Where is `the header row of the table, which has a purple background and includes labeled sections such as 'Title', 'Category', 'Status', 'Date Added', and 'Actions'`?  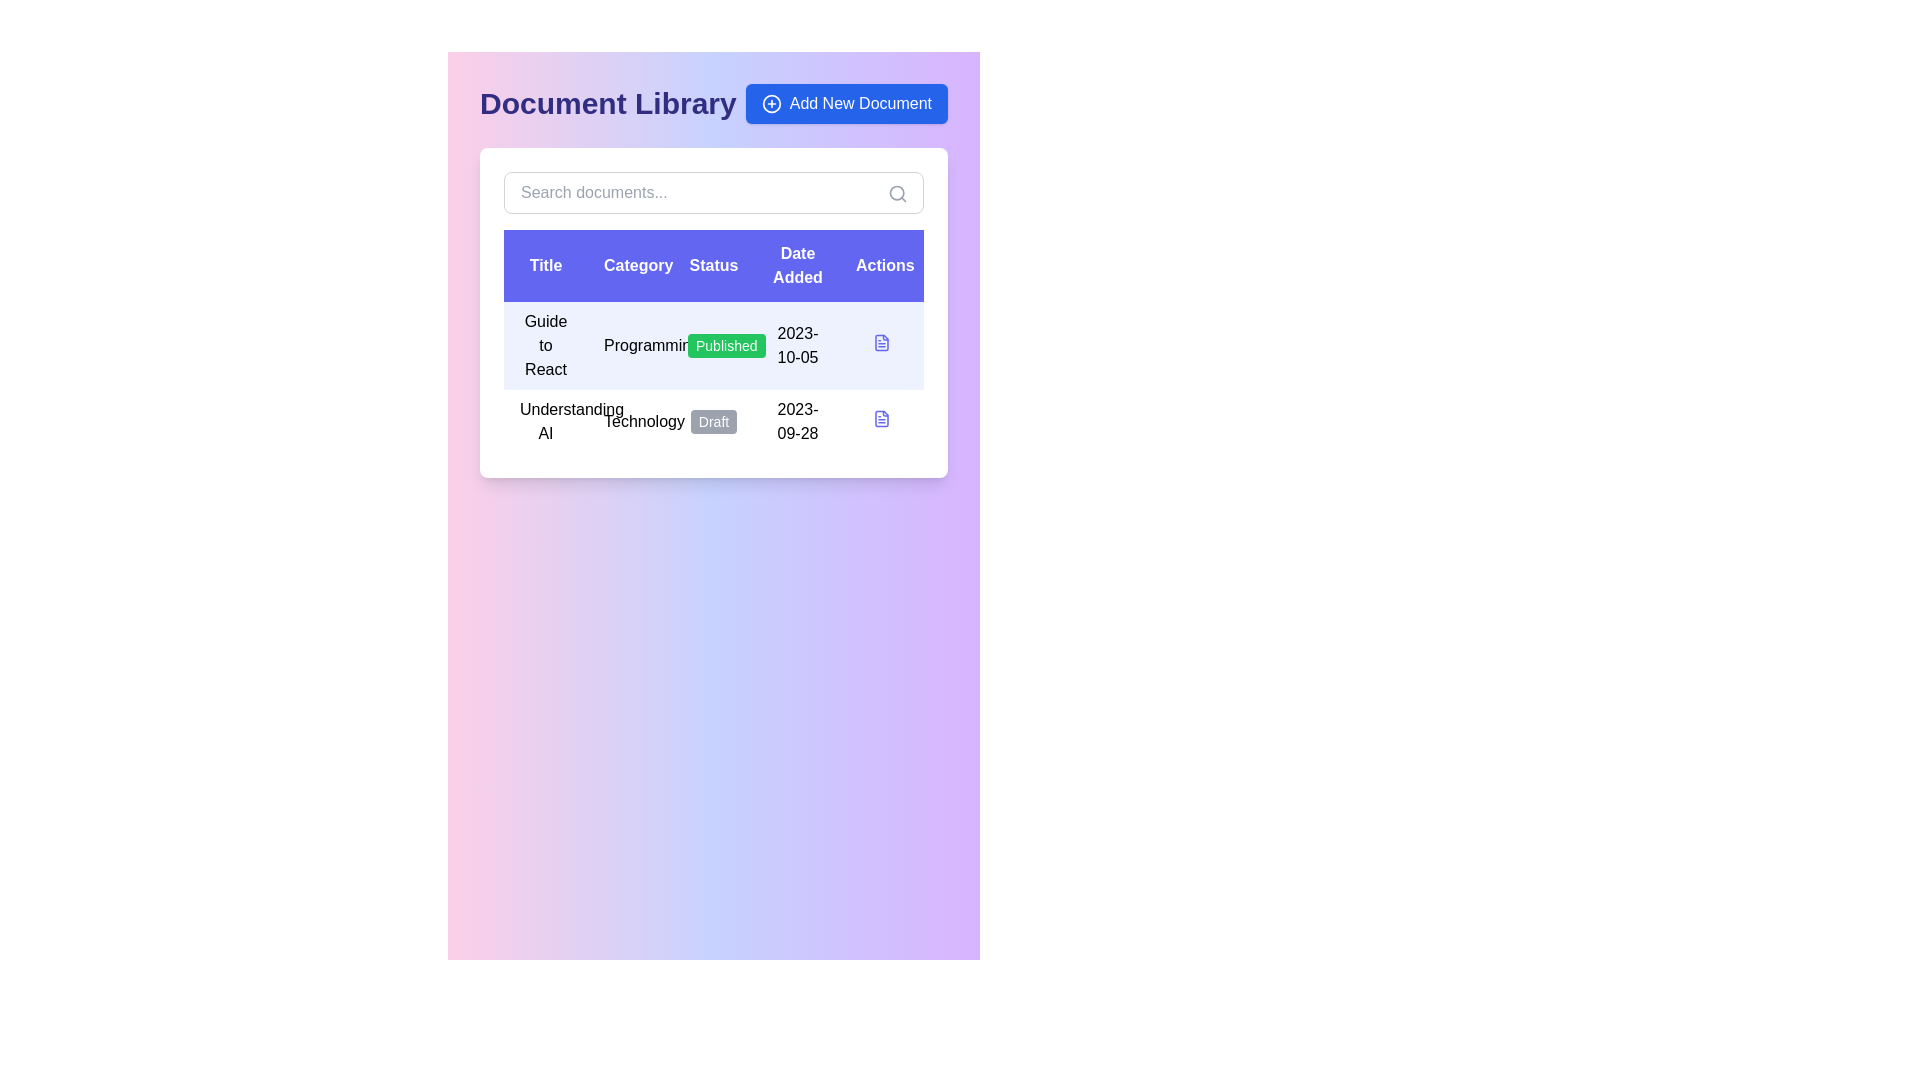
the header row of the table, which has a purple background and includes labeled sections such as 'Title', 'Category', 'Status', 'Date Added', and 'Actions' is located at coordinates (714, 265).